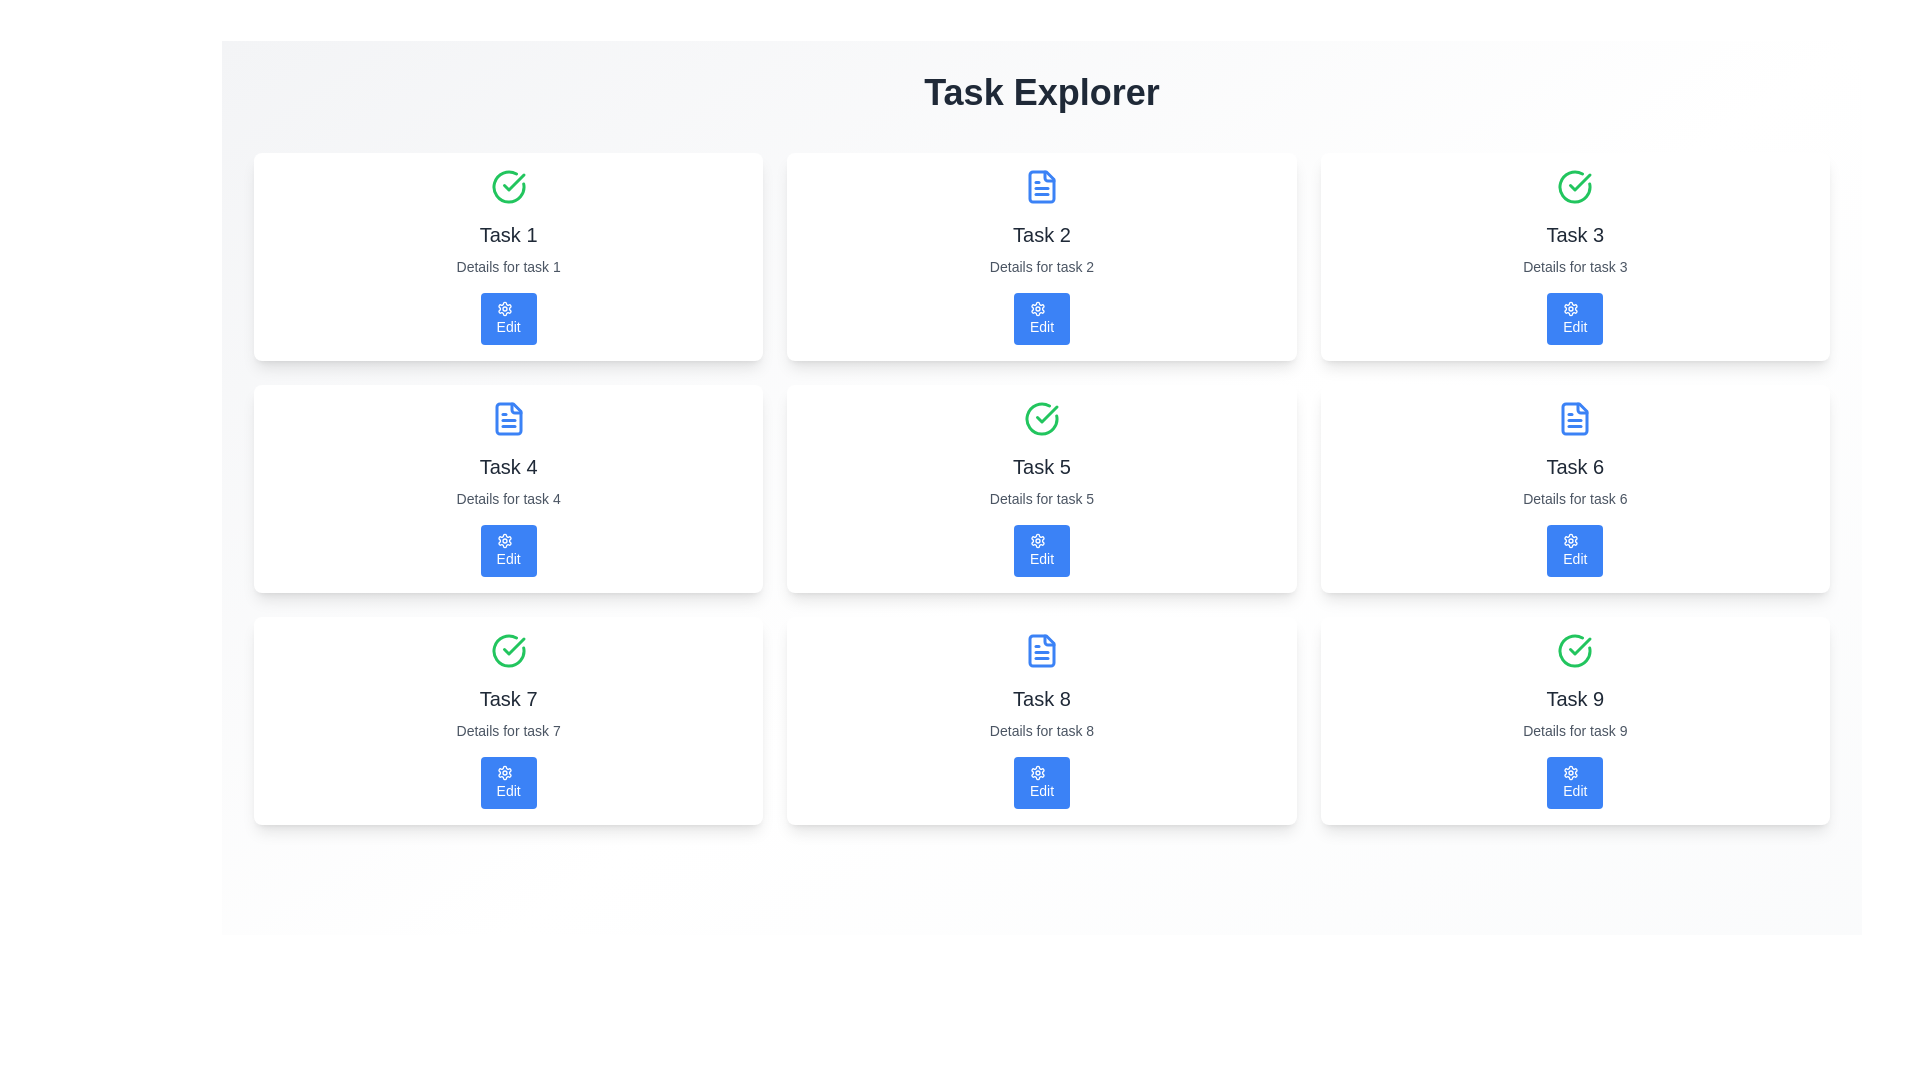  What do you see at coordinates (1040, 265) in the screenshot?
I see `the static text label that provides additional details about 'Task 2', positioned directly below the 'Task 2' title in the second row of a 3x3 grid layout` at bounding box center [1040, 265].